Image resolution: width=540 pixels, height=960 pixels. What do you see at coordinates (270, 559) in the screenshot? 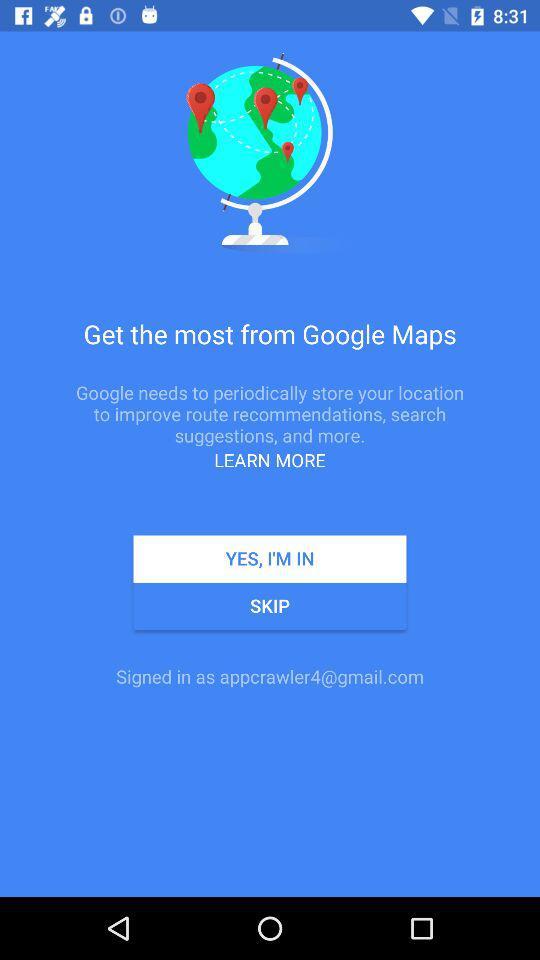
I see `the yes i m` at bounding box center [270, 559].